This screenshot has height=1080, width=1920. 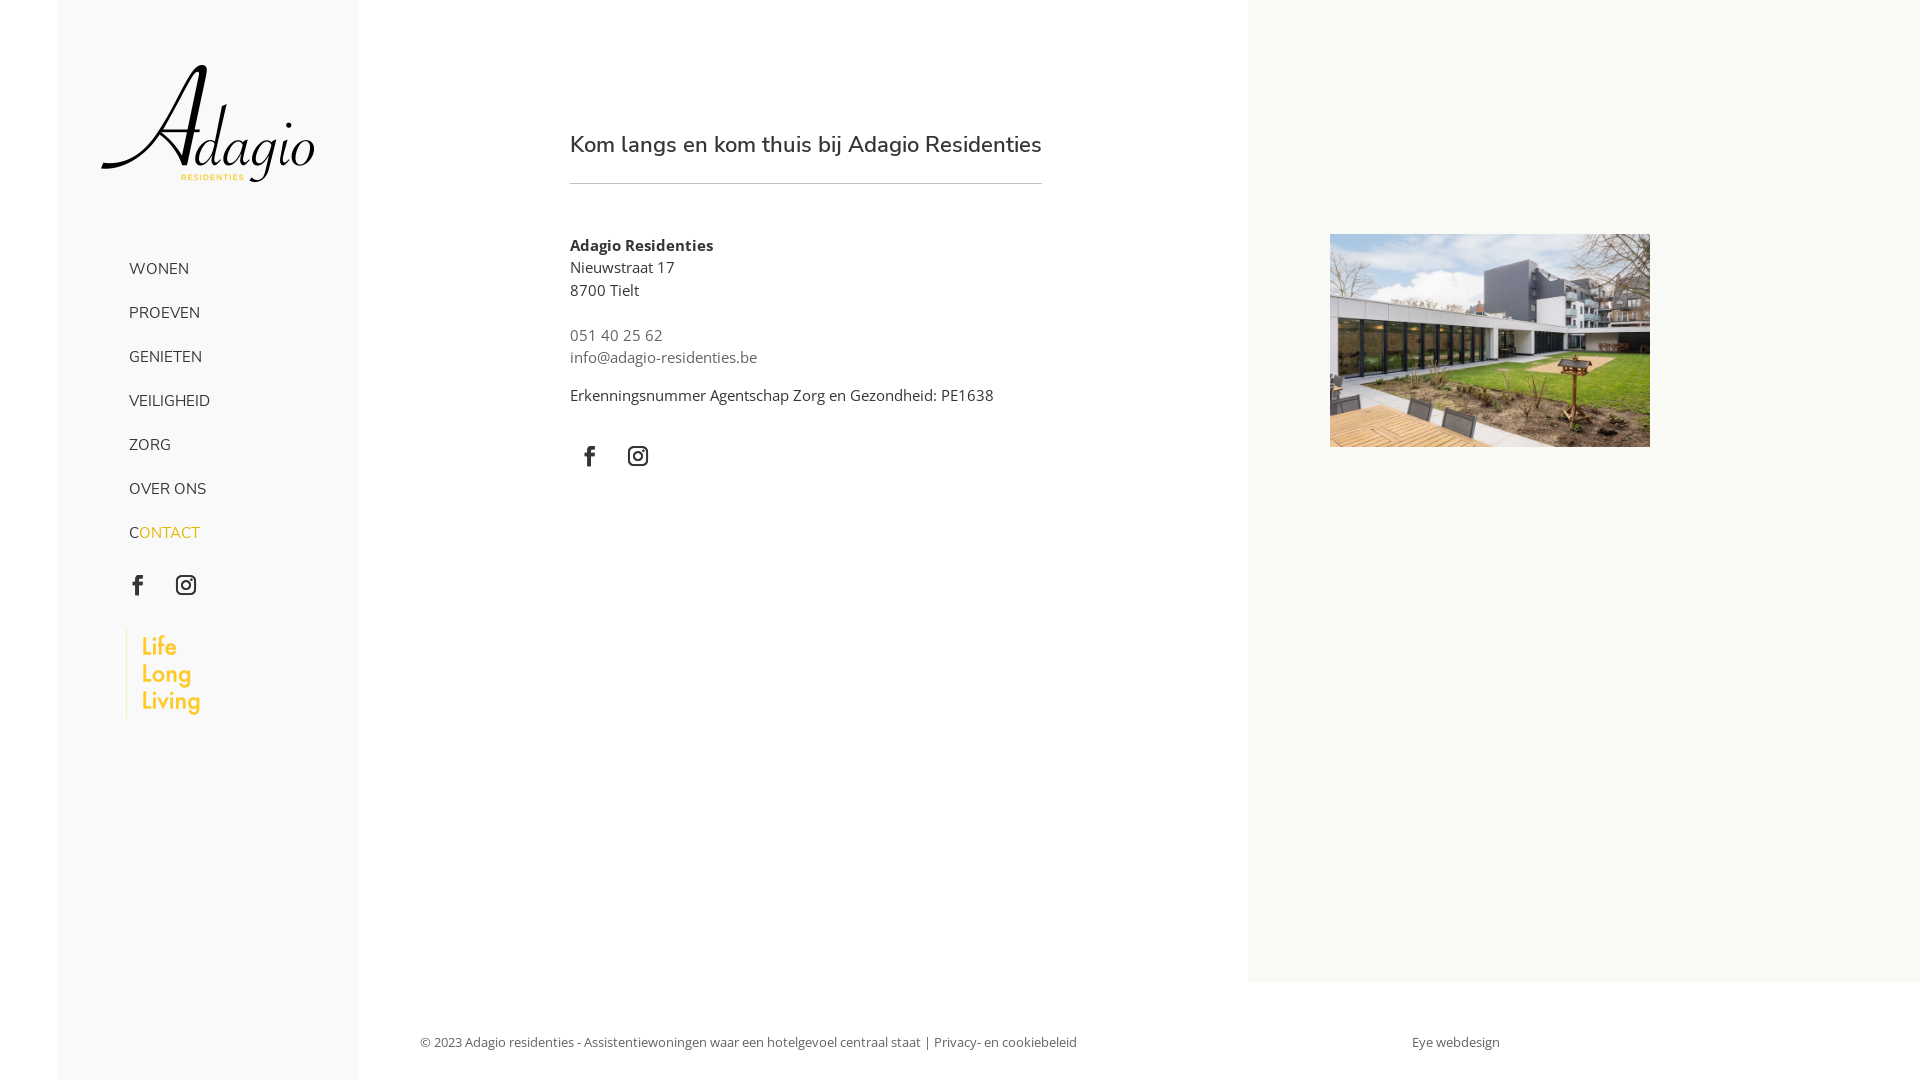 What do you see at coordinates (207, 489) in the screenshot?
I see `'OVER ONS'` at bounding box center [207, 489].